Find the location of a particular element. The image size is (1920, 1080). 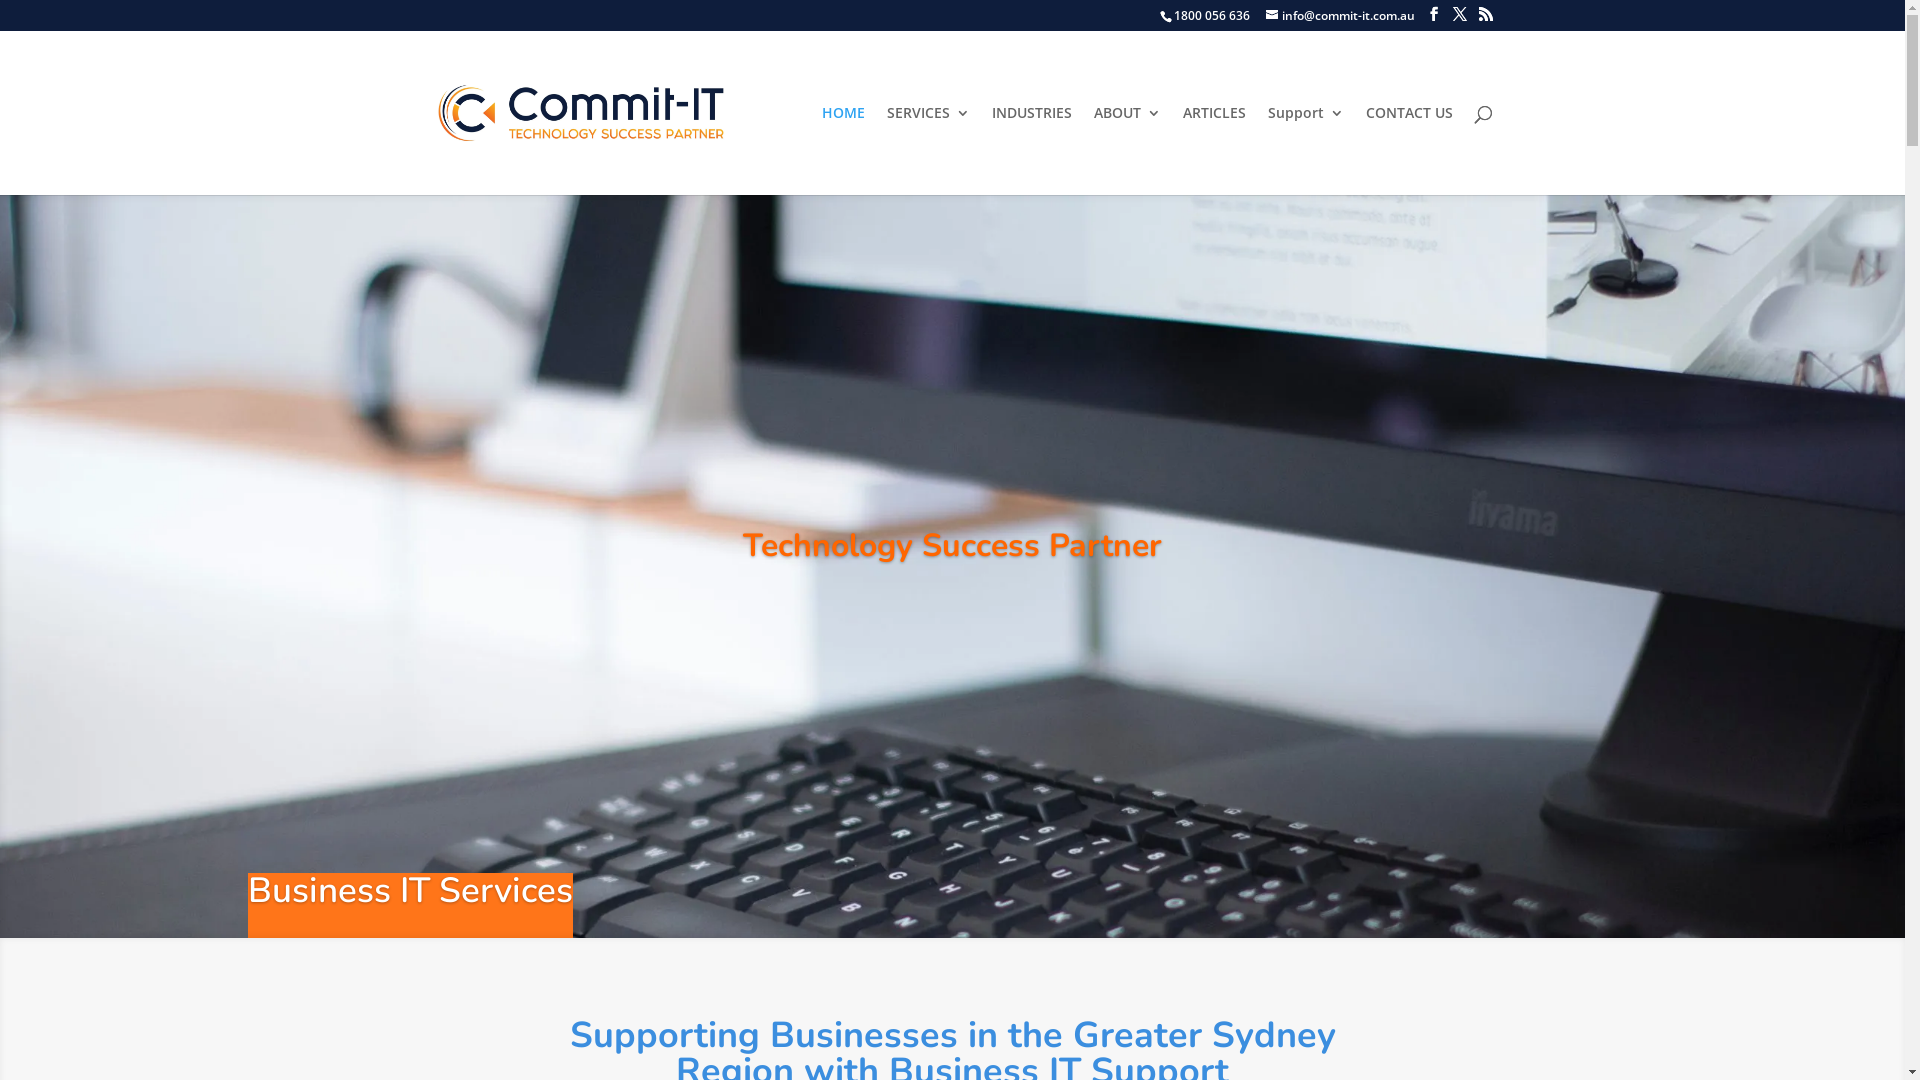

'ARTICLES' is located at coordinates (1212, 149).